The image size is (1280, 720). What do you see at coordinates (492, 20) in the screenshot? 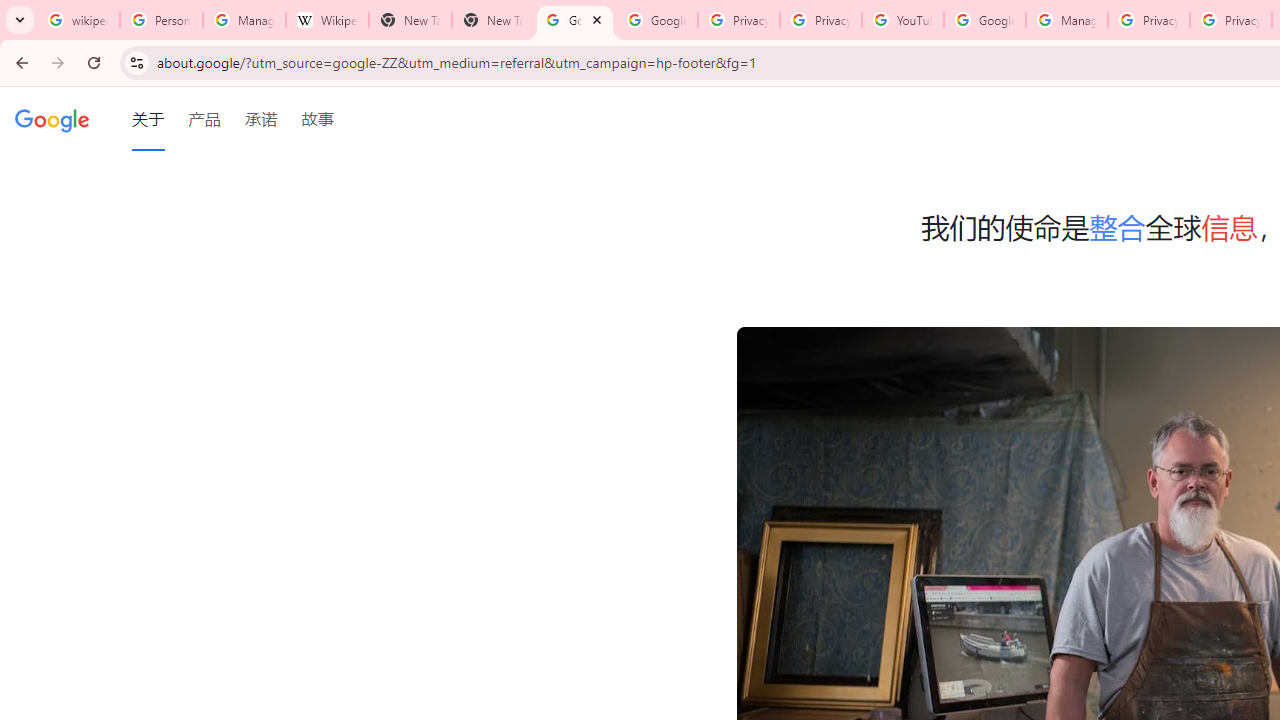
I see `'New Tab'` at bounding box center [492, 20].